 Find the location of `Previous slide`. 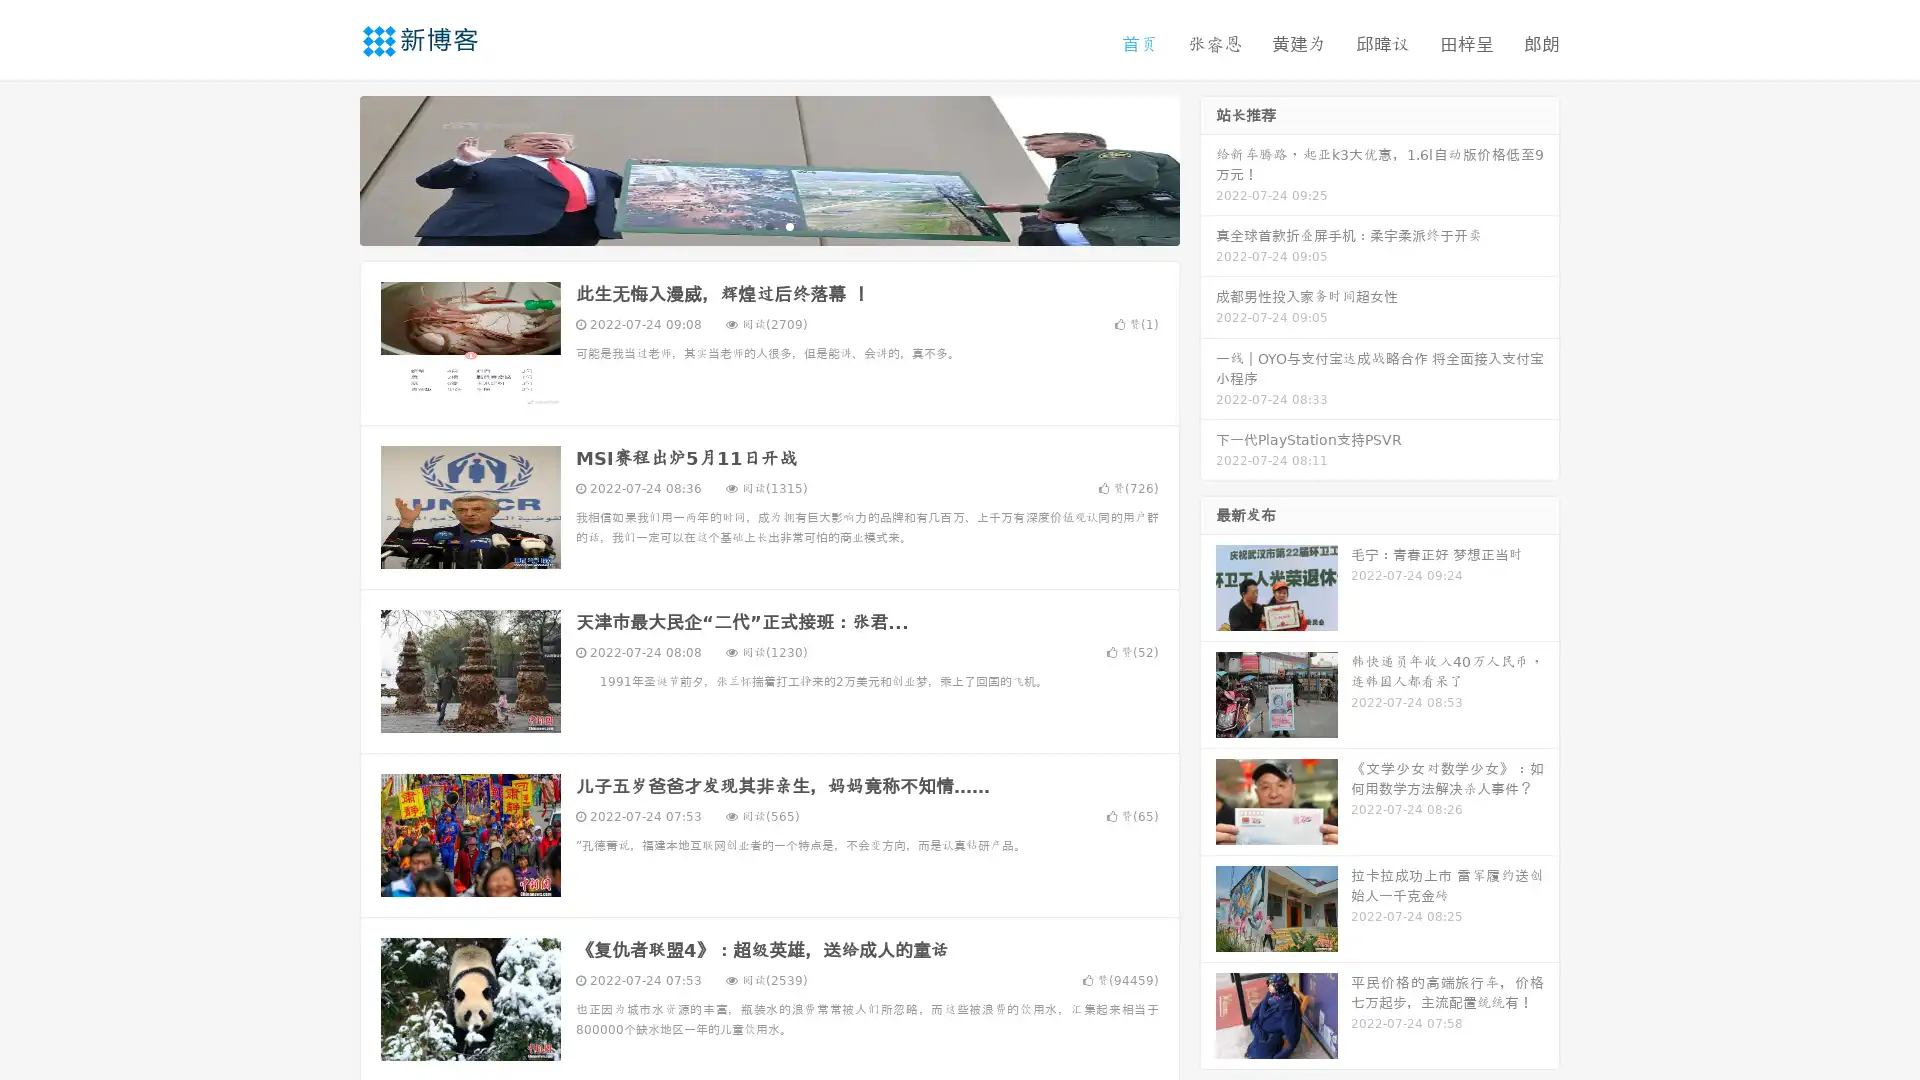

Previous slide is located at coordinates (330, 168).